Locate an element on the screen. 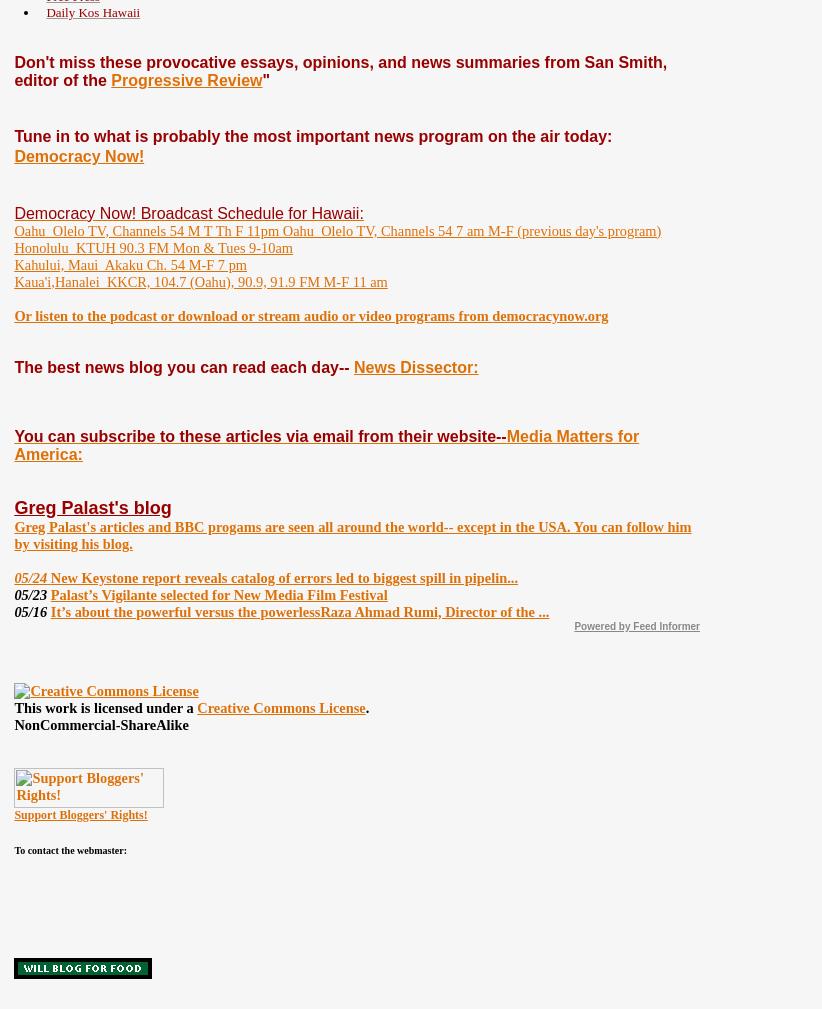  'Or listen to the podcast or download or stream audio or video 

programs from' is located at coordinates (252, 314).